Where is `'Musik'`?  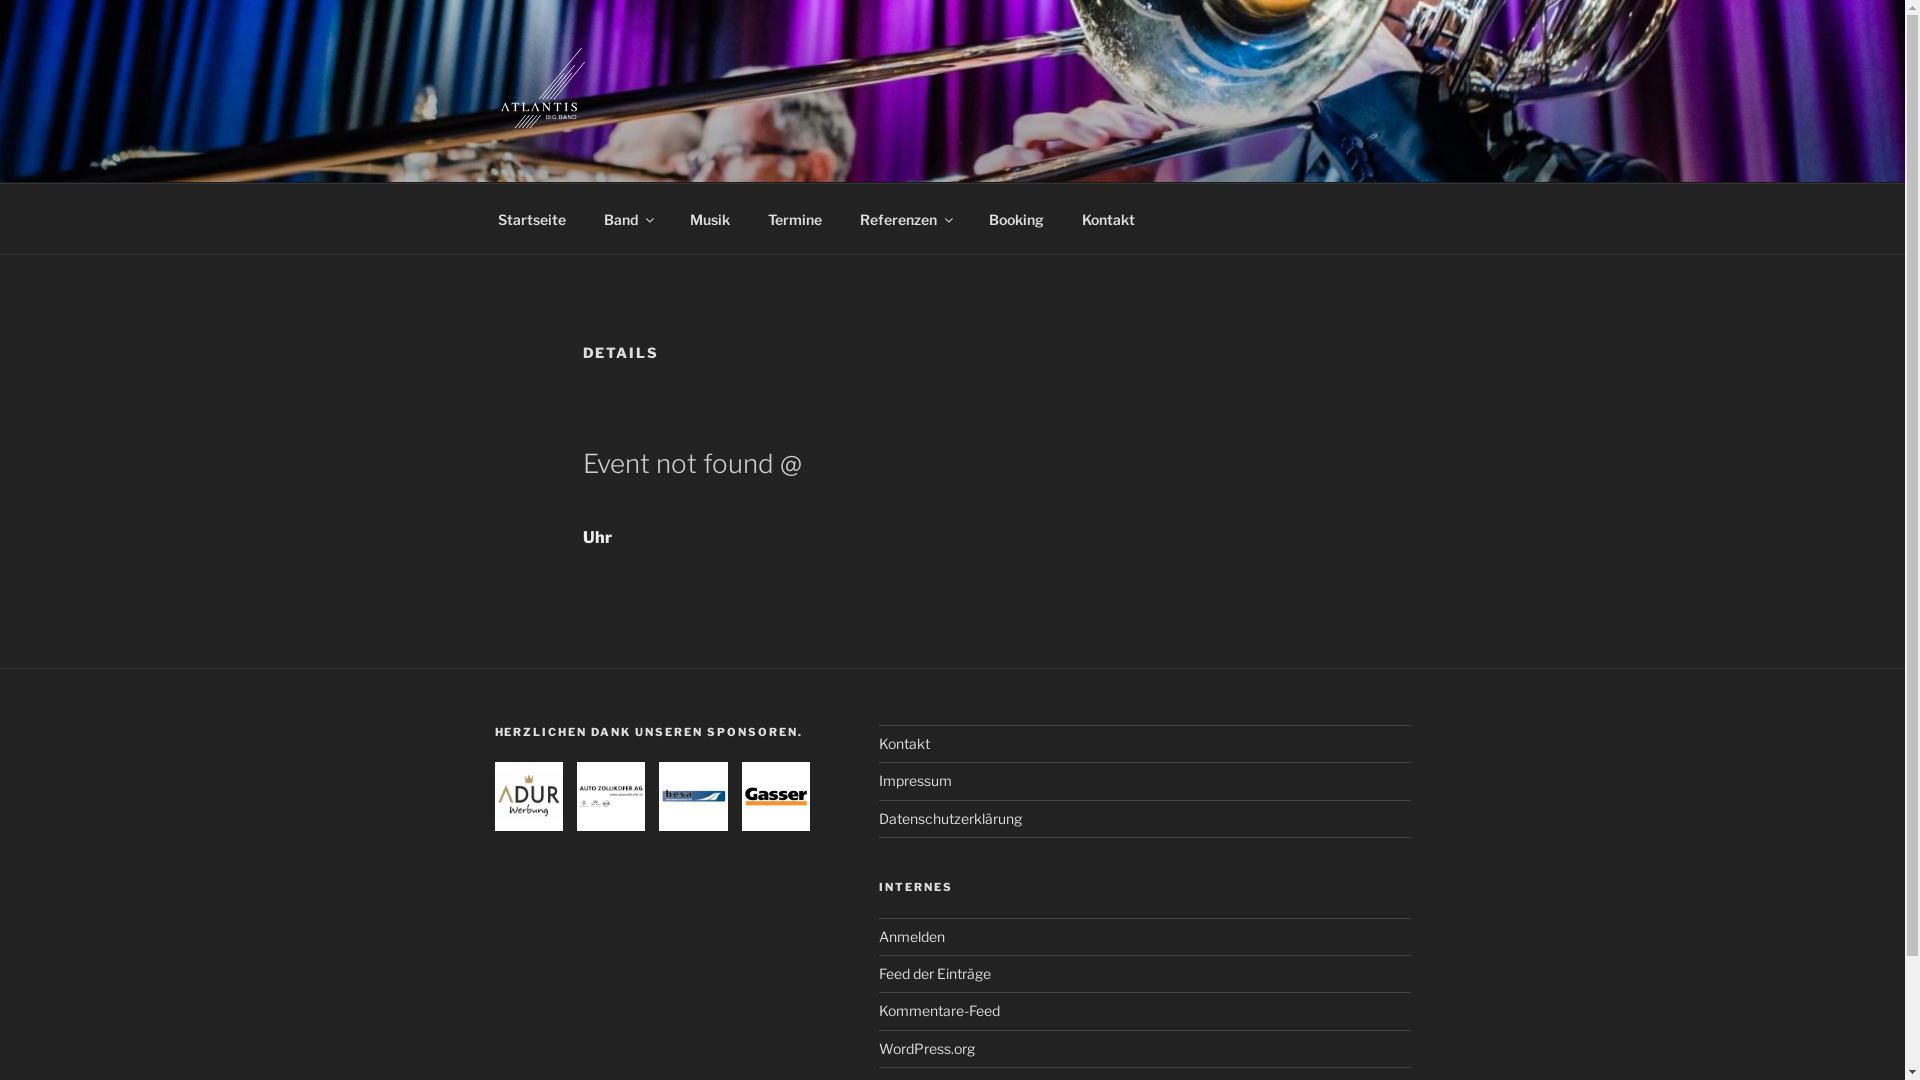 'Musik' is located at coordinates (709, 218).